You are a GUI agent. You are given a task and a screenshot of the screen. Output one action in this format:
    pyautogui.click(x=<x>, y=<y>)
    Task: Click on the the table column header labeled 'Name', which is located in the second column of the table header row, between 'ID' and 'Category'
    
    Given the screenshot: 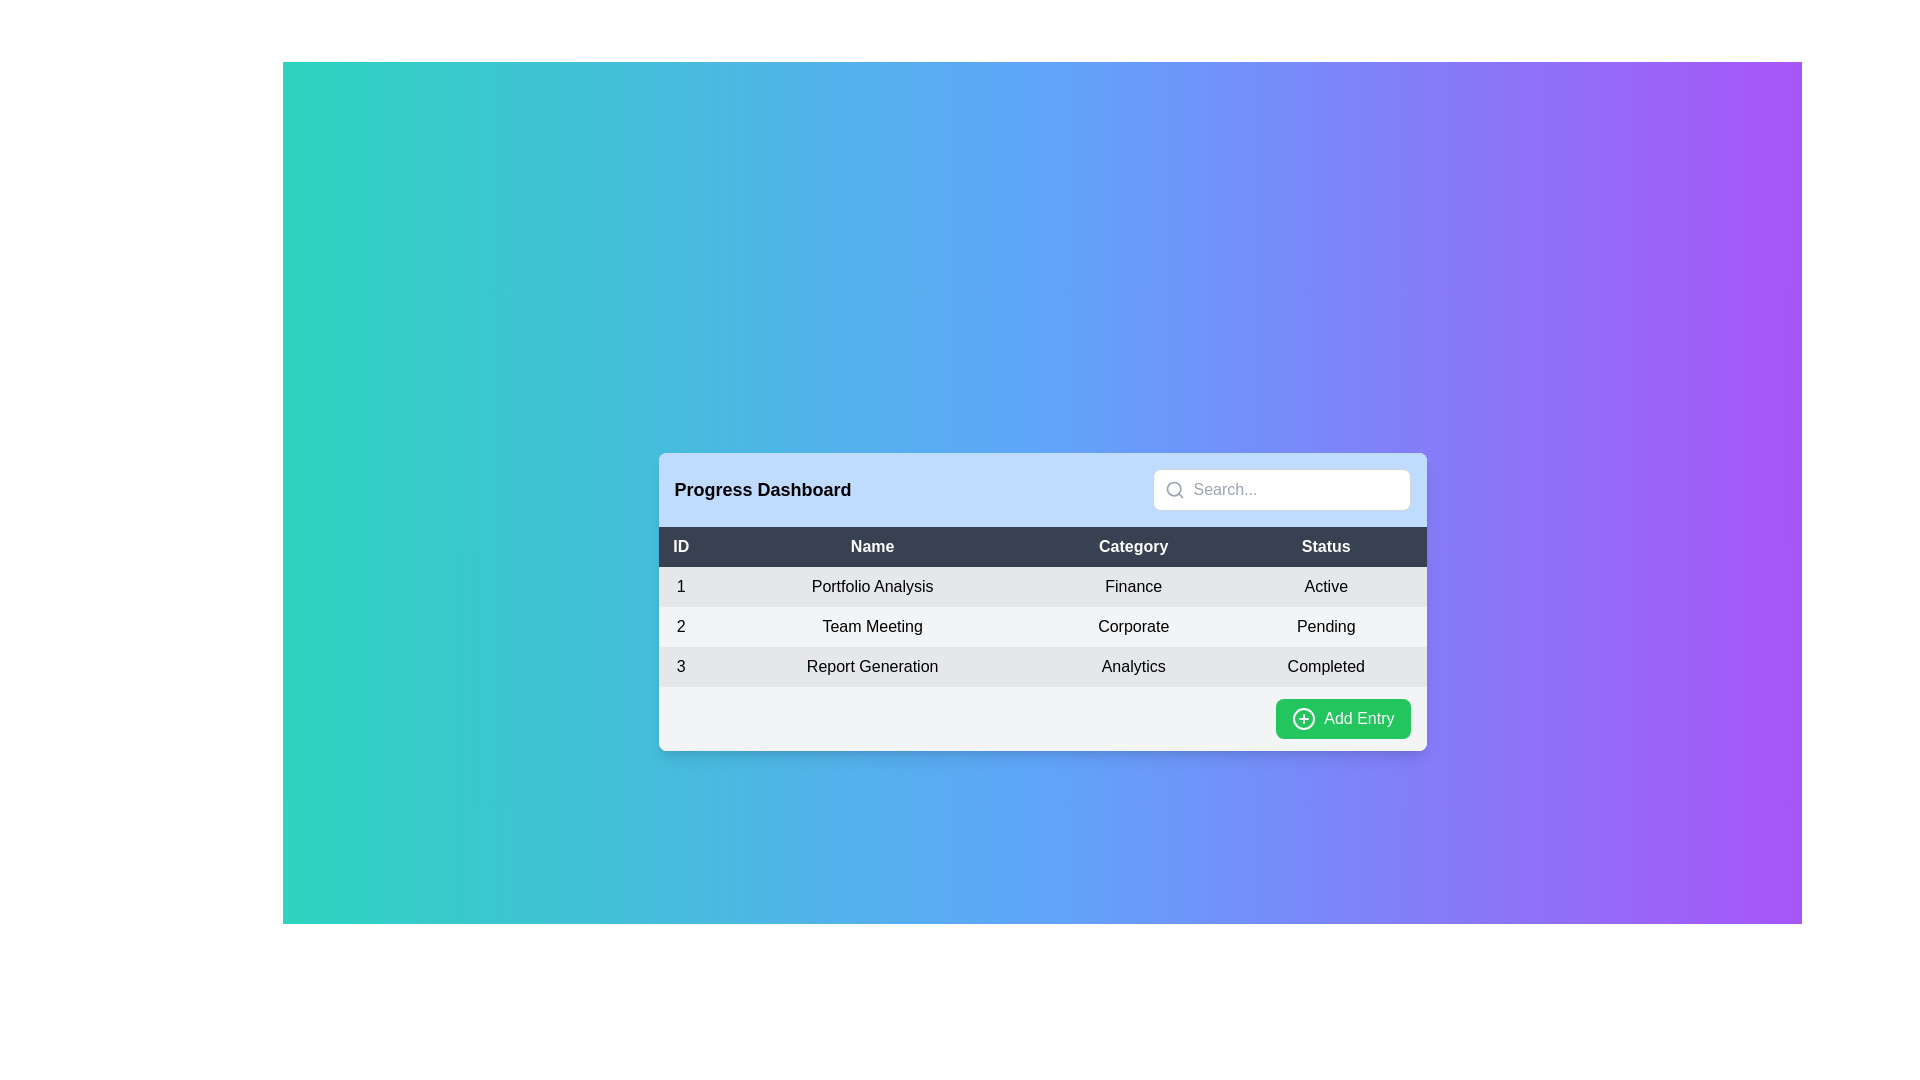 What is the action you would take?
    pyautogui.click(x=872, y=547)
    